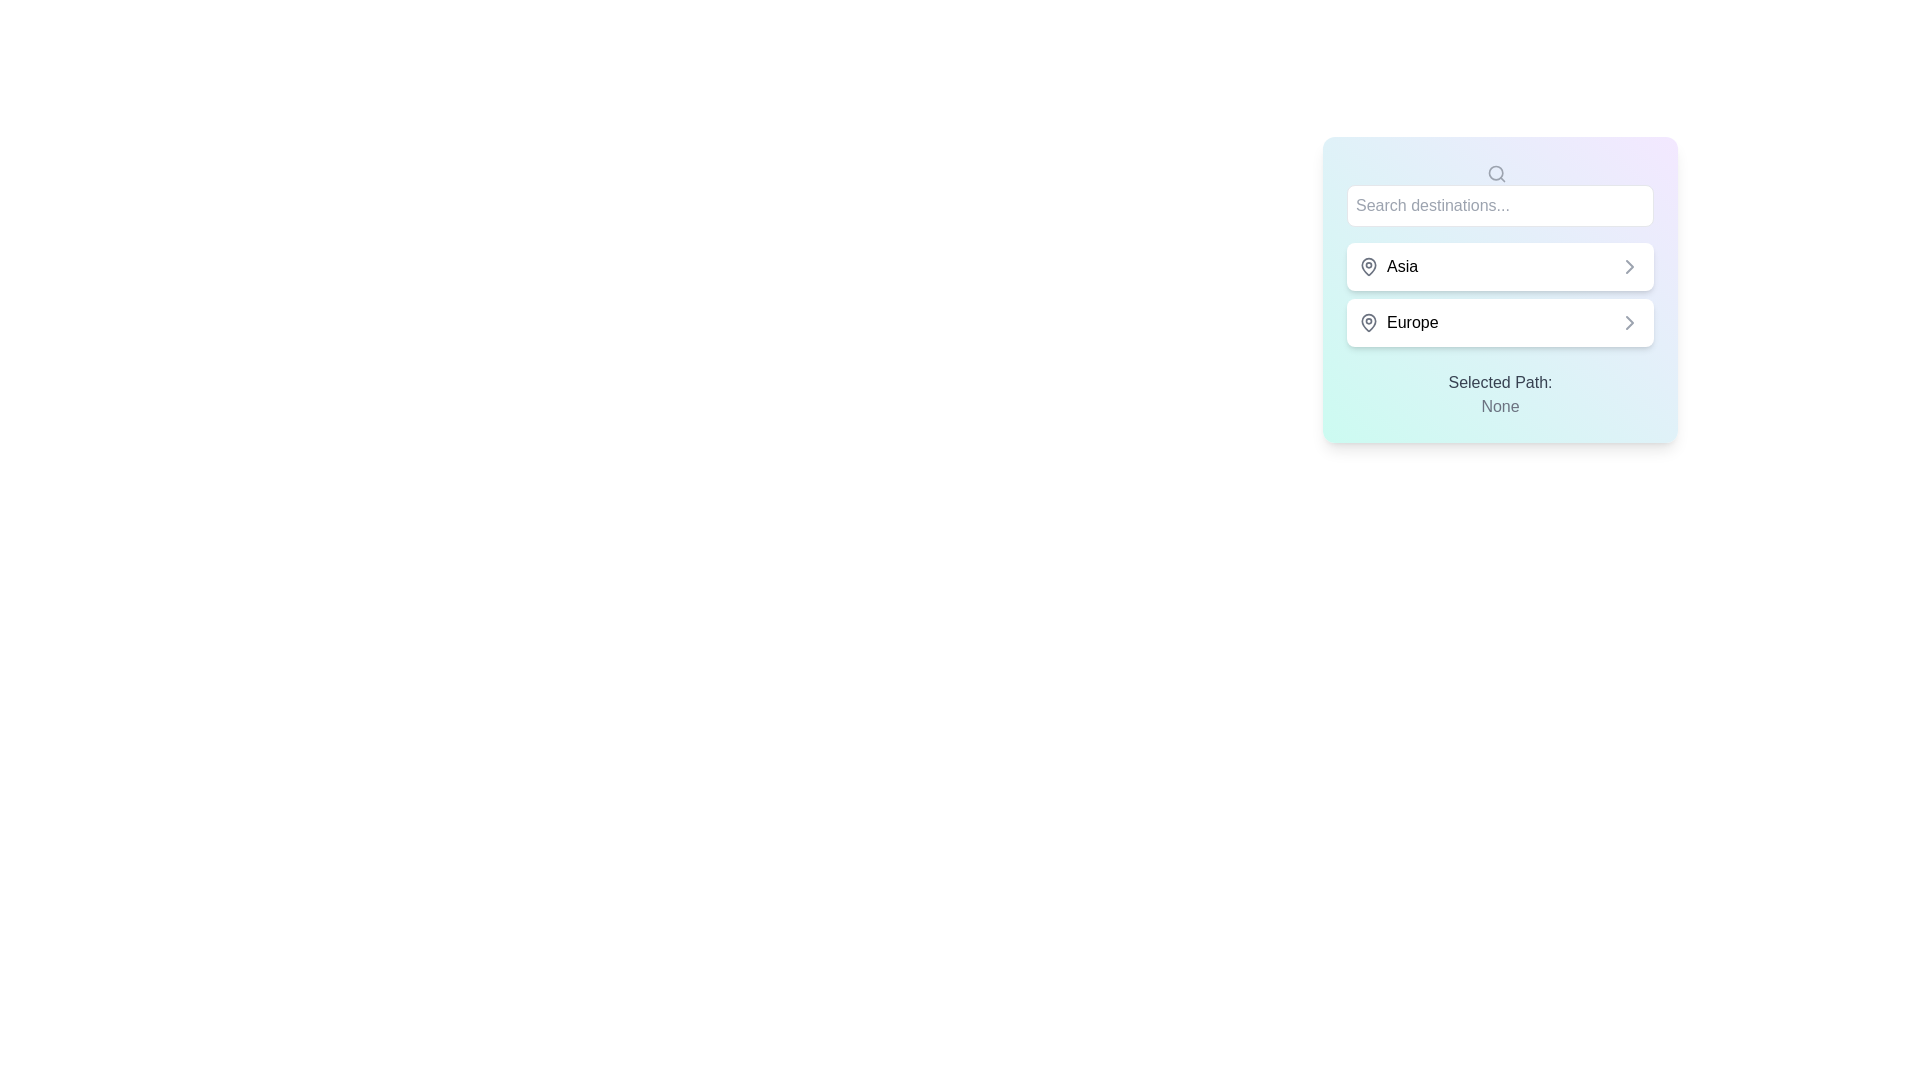 The image size is (1920, 1080). What do you see at coordinates (1630, 322) in the screenshot?
I see `the chevron-right icon, which is an outlined arrow icon located to the right of the 'Europe' text under the 'Search destinations' heading` at bounding box center [1630, 322].